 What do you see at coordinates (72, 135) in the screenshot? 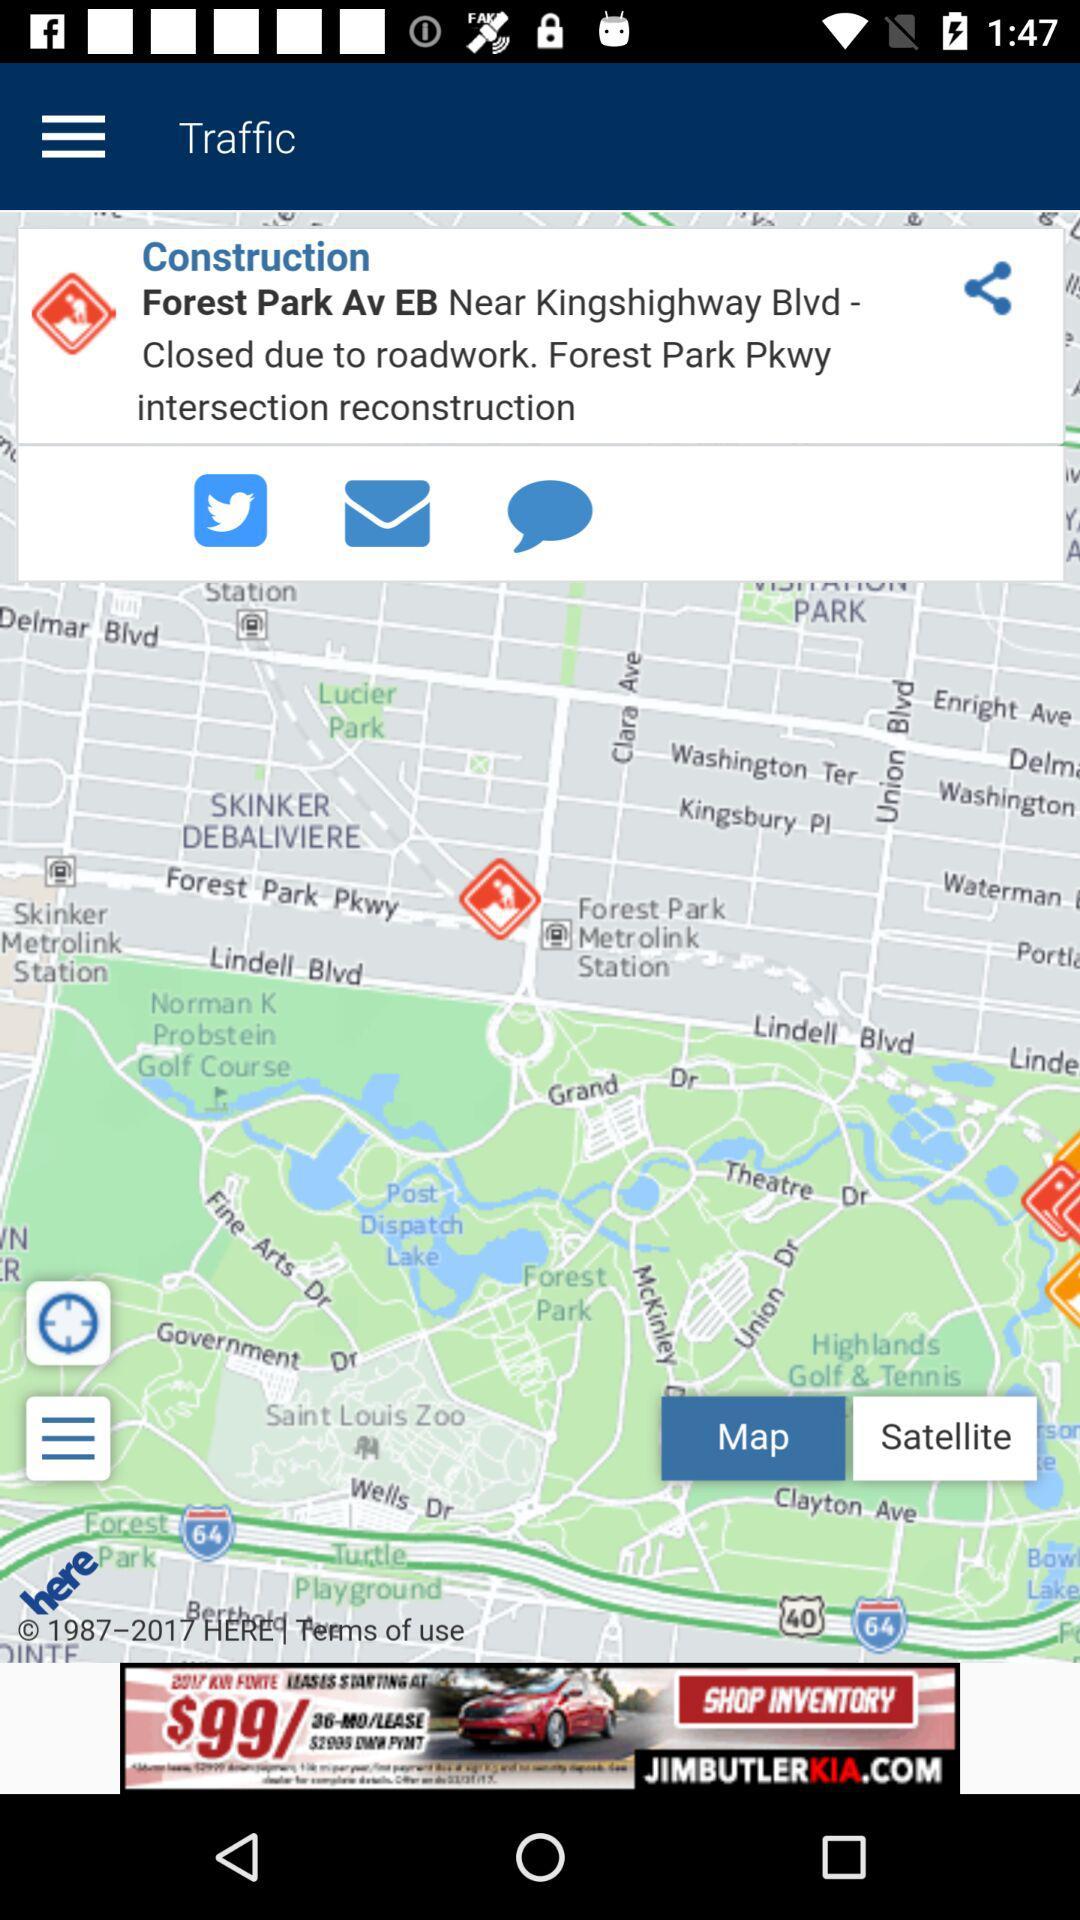
I see `the menu icon` at bounding box center [72, 135].